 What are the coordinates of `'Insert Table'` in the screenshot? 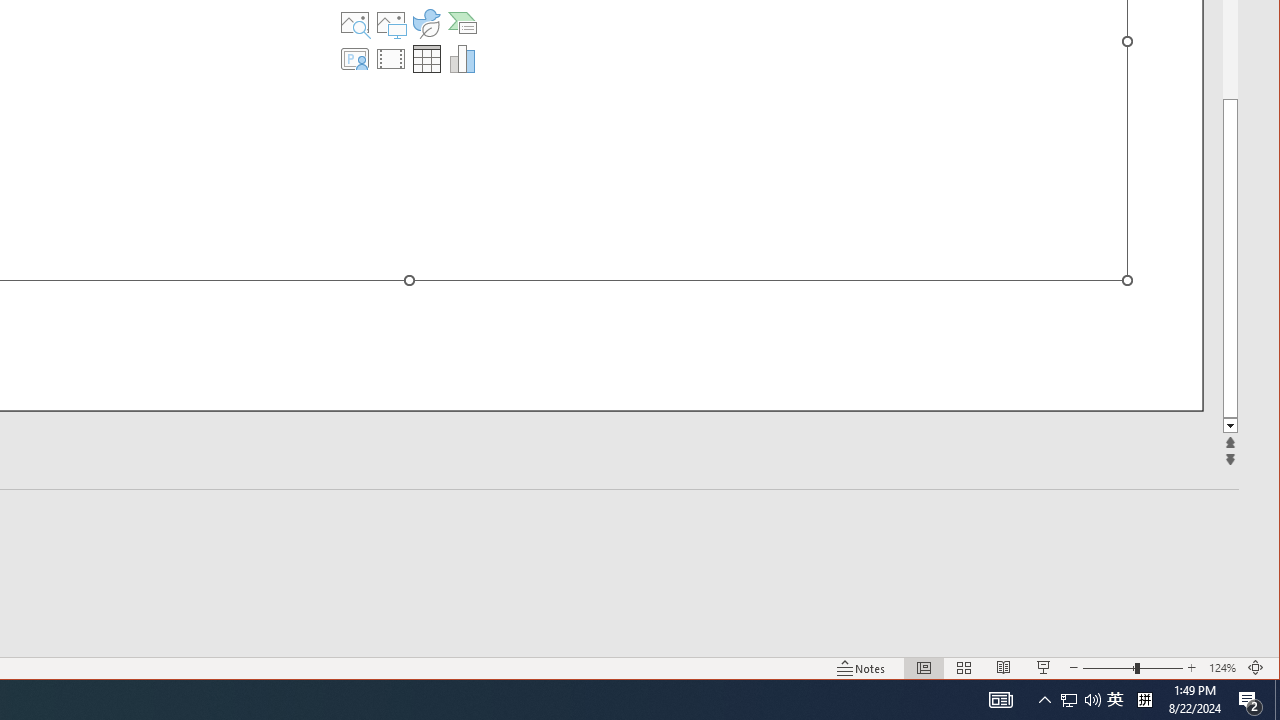 It's located at (425, 58).